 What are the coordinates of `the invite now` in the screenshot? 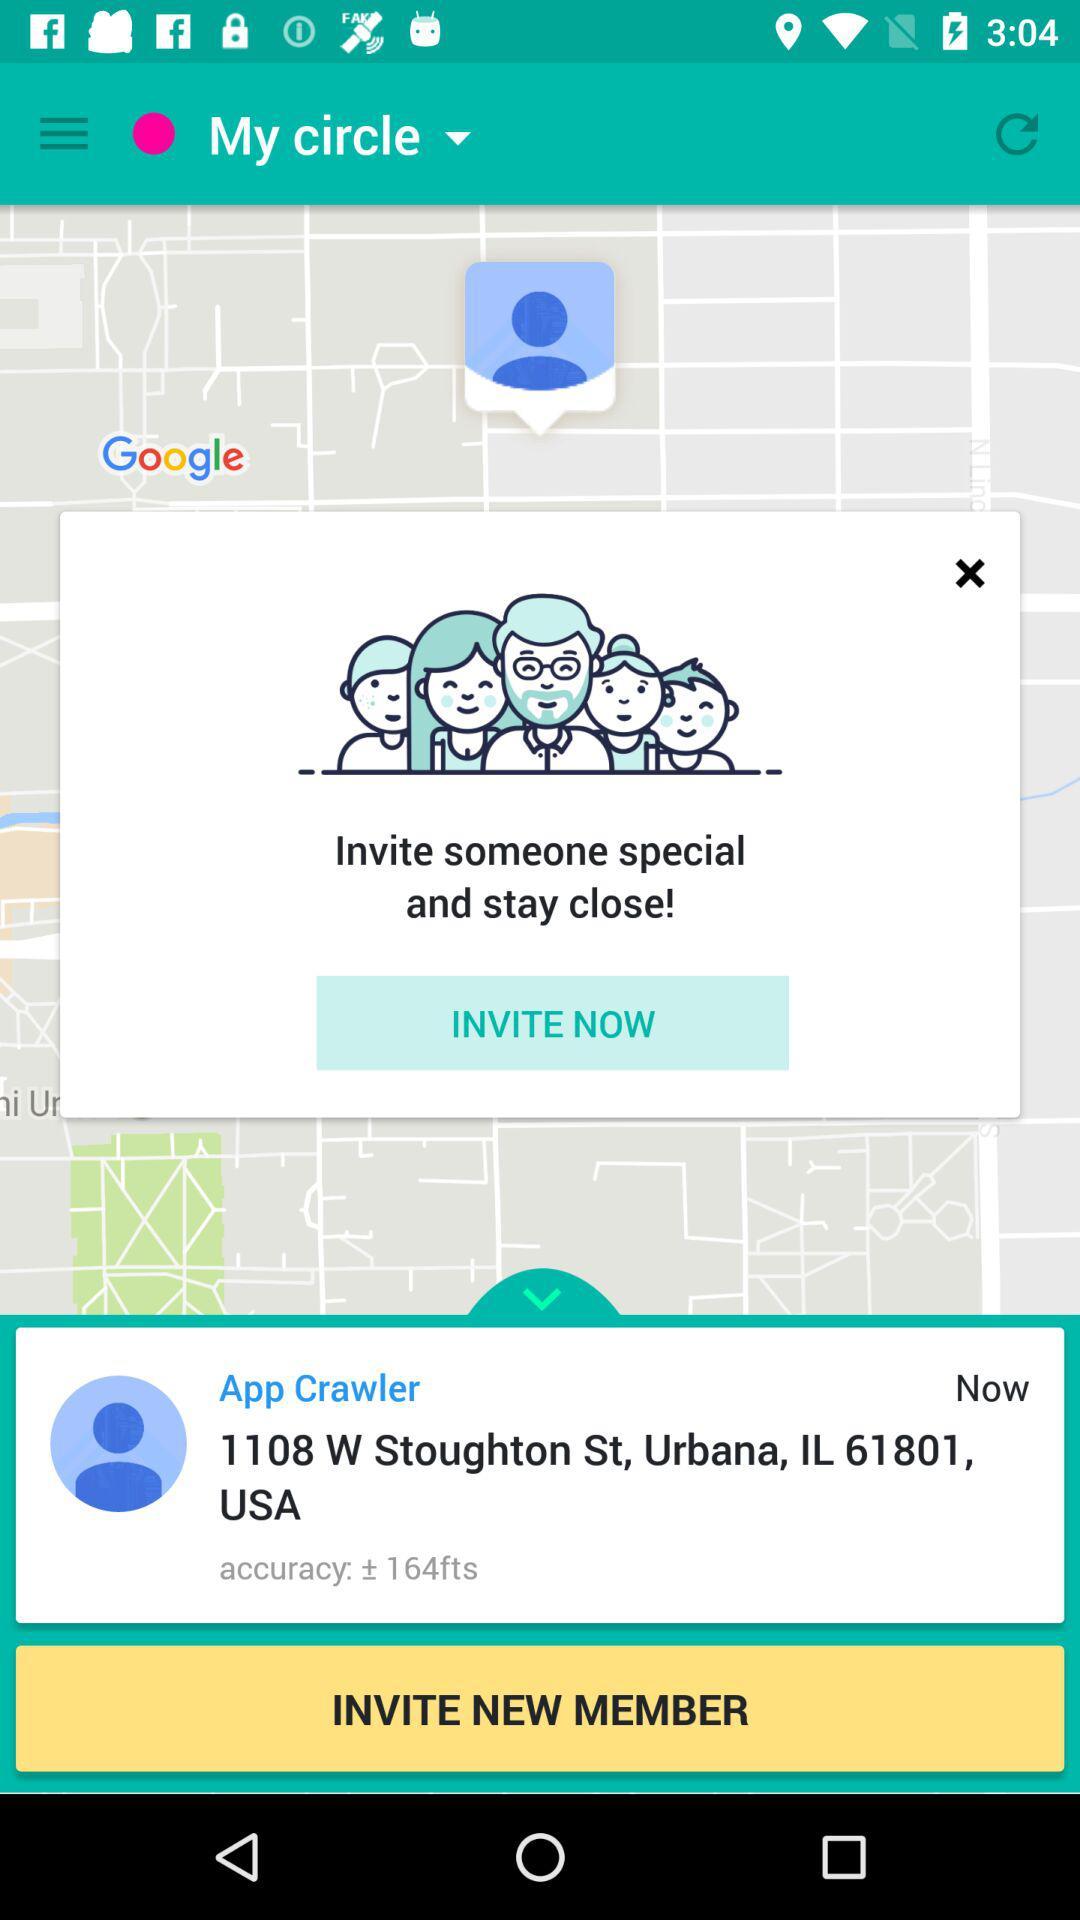 It's located at (552, 1022).